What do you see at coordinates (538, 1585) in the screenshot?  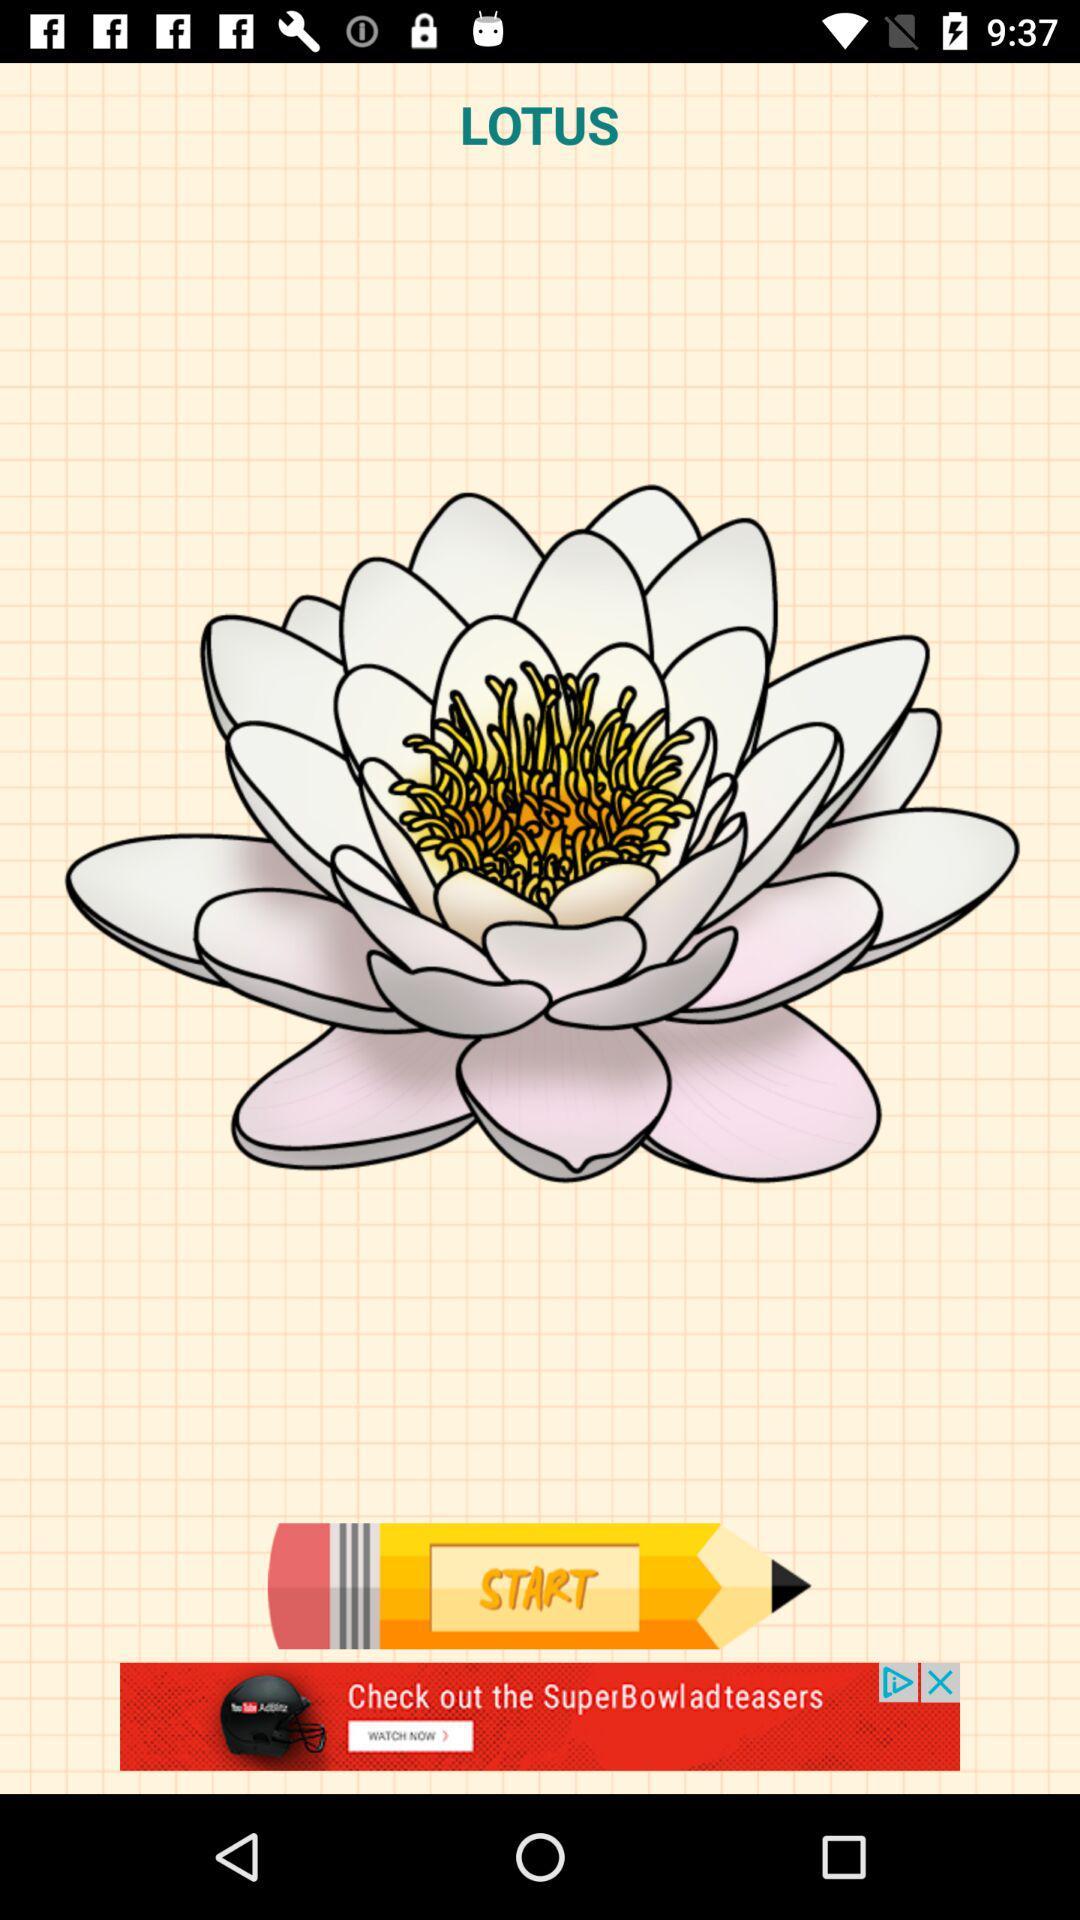 I see `start` at bounding box center [538, 1585].